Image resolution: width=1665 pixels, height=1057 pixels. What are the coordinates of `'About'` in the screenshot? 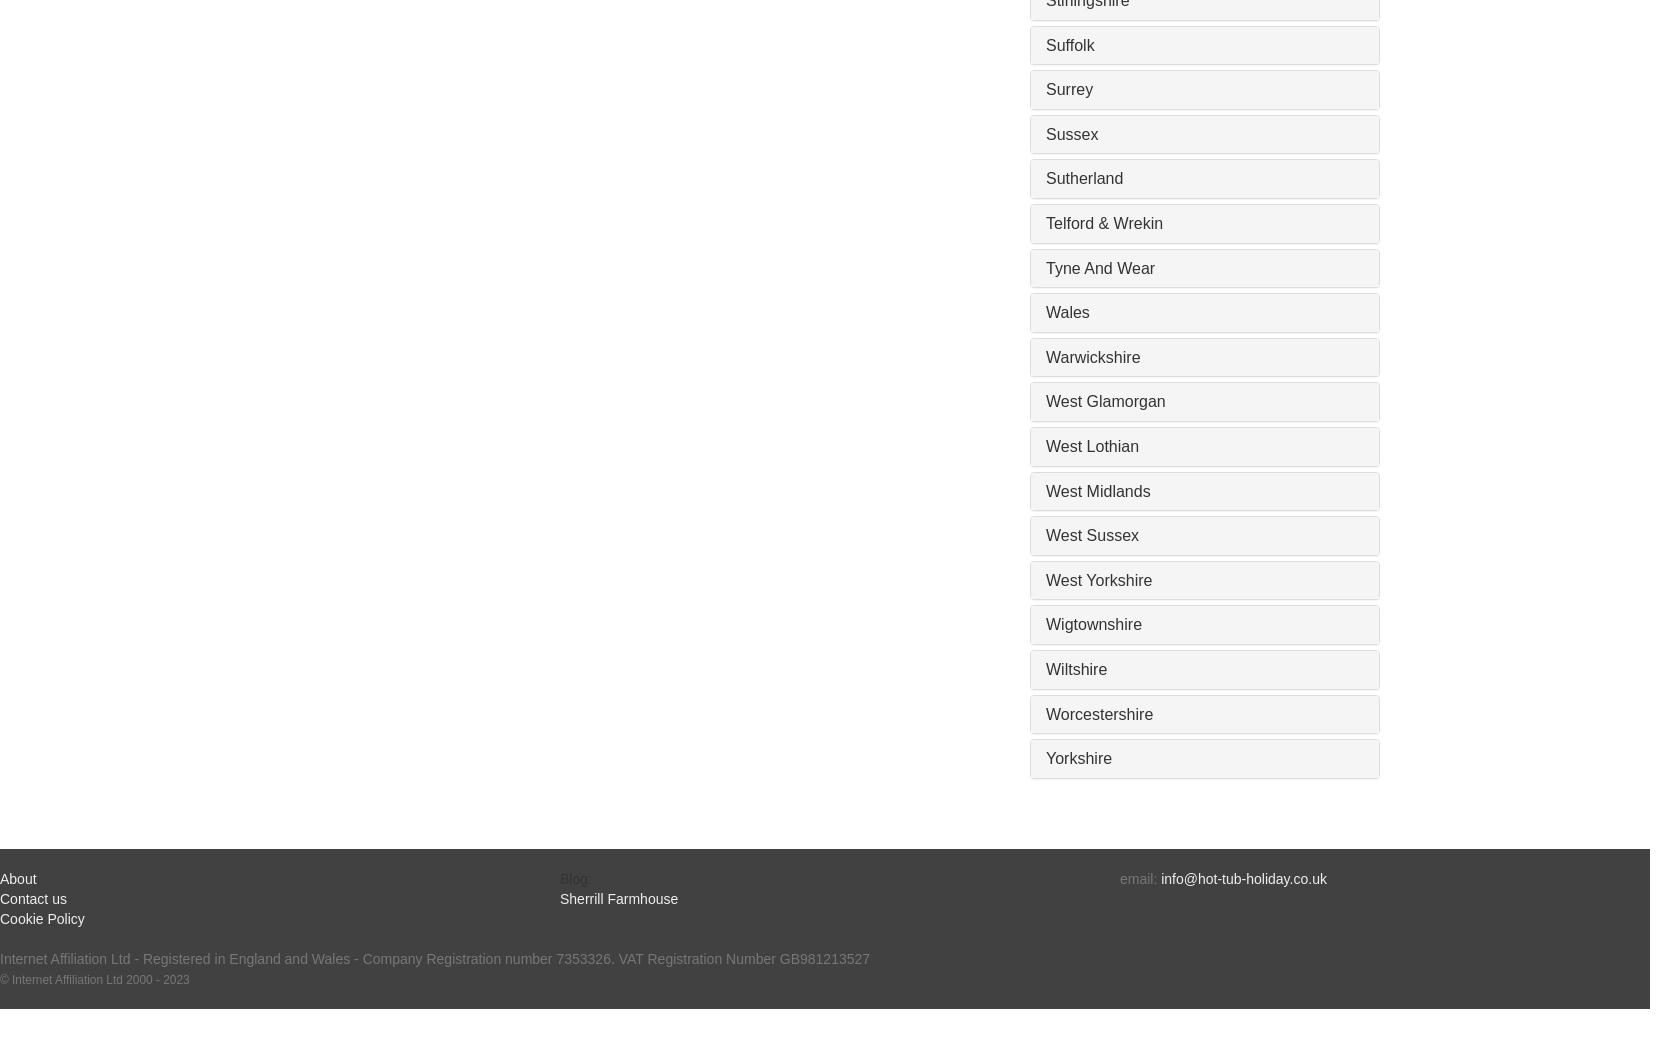 It's located at (16, 877).